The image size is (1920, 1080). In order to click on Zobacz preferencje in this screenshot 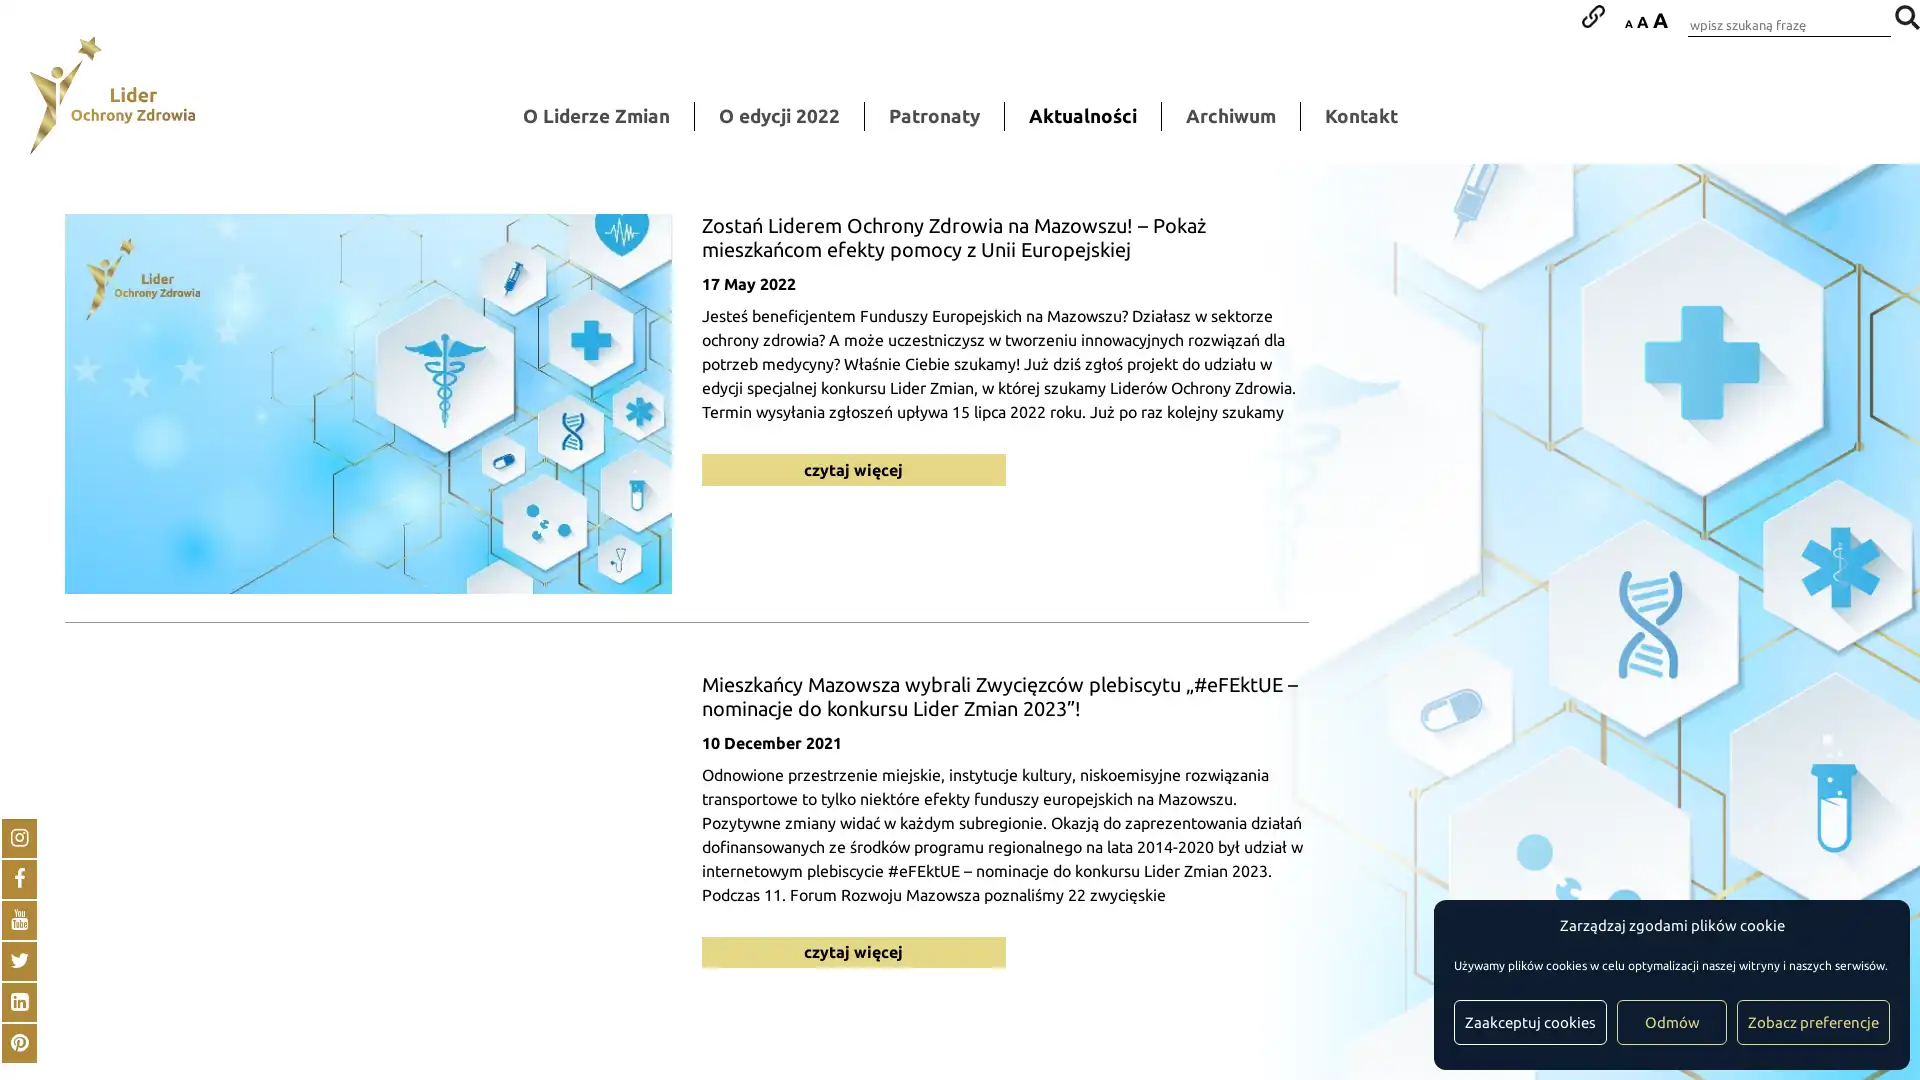, I will do `click(1813, 1022)`.